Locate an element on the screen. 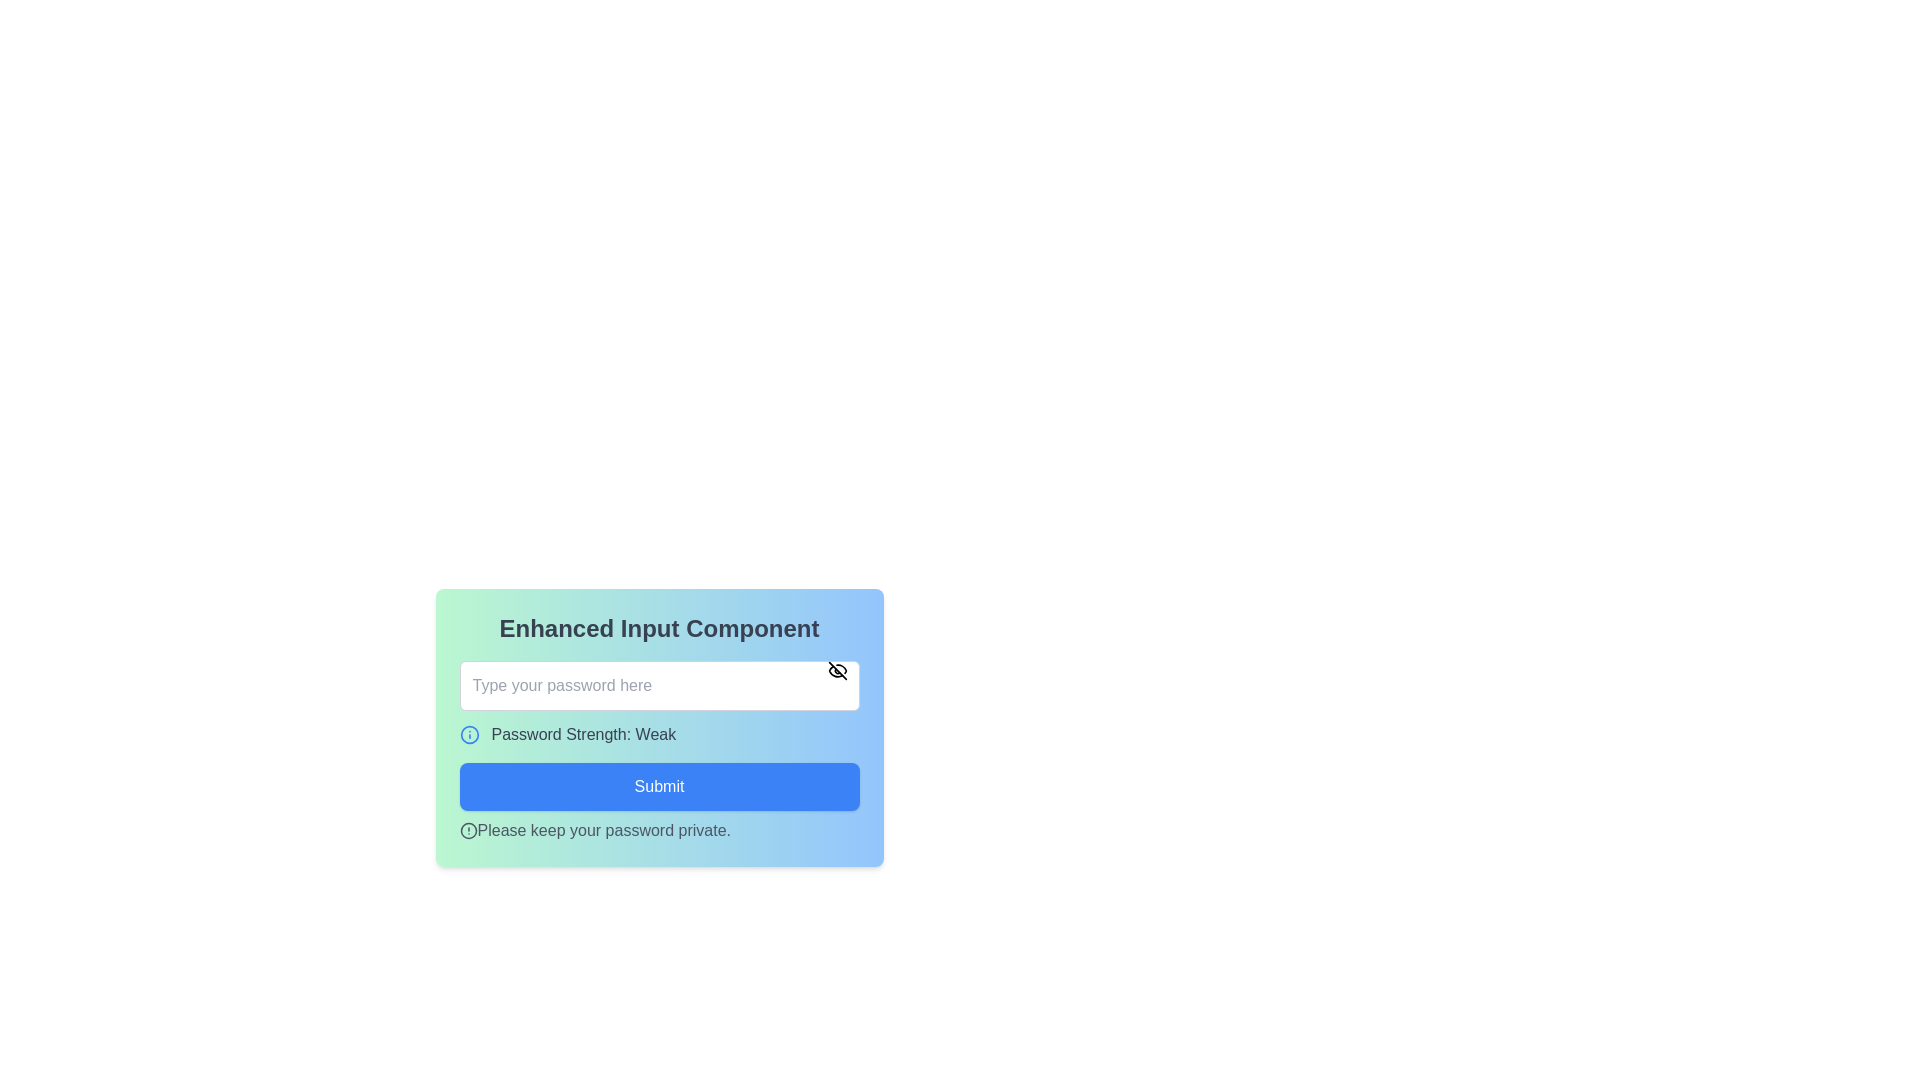 This screenshot has width=1920, height=1080. the Text label displaying 'Password Strength: Weak', which is styled with a distinct red color and located below the password input field and above the 'Submit' button is located at coordinates (659, 728).